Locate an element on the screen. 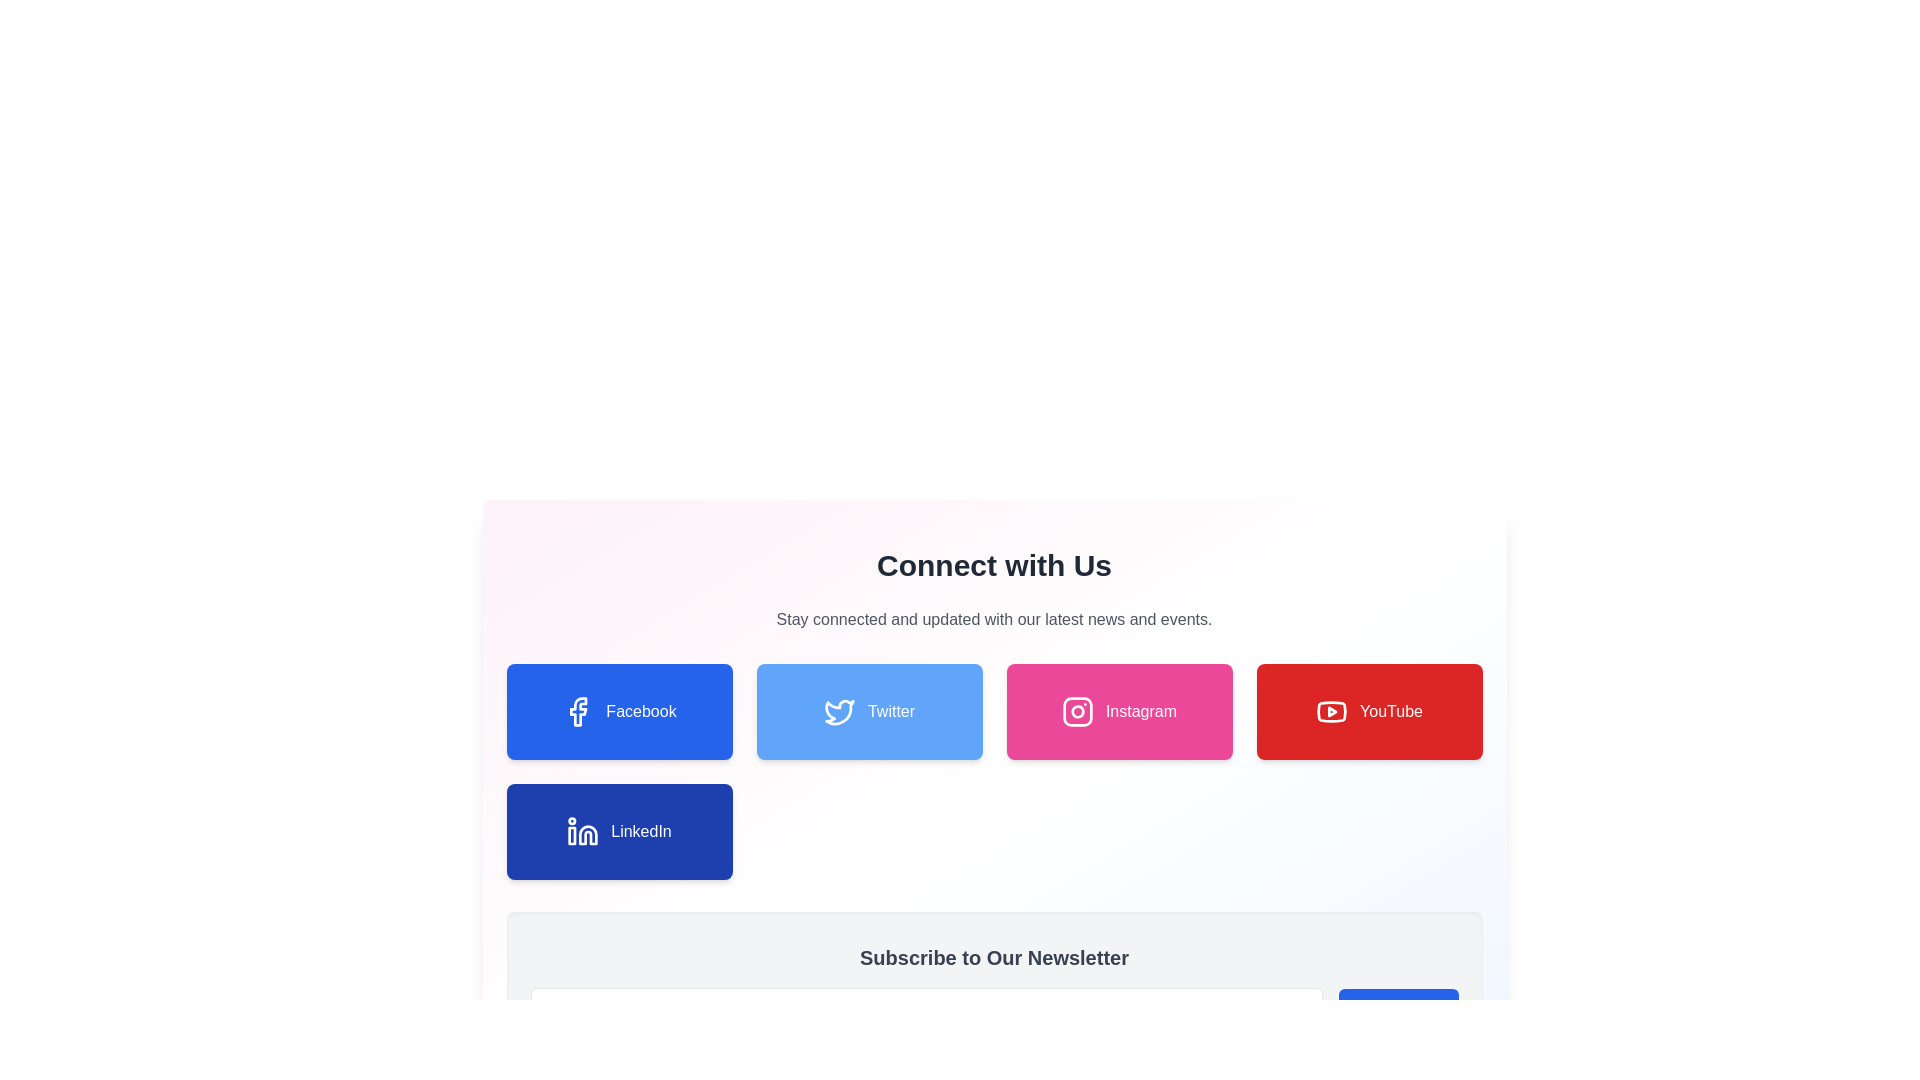 The image size is (1920, 1080). the Text element that provides a short, descriptive message about staying updated and connected, located centrally below the header 'Connect with Us' is located at coordinates (994, 619).